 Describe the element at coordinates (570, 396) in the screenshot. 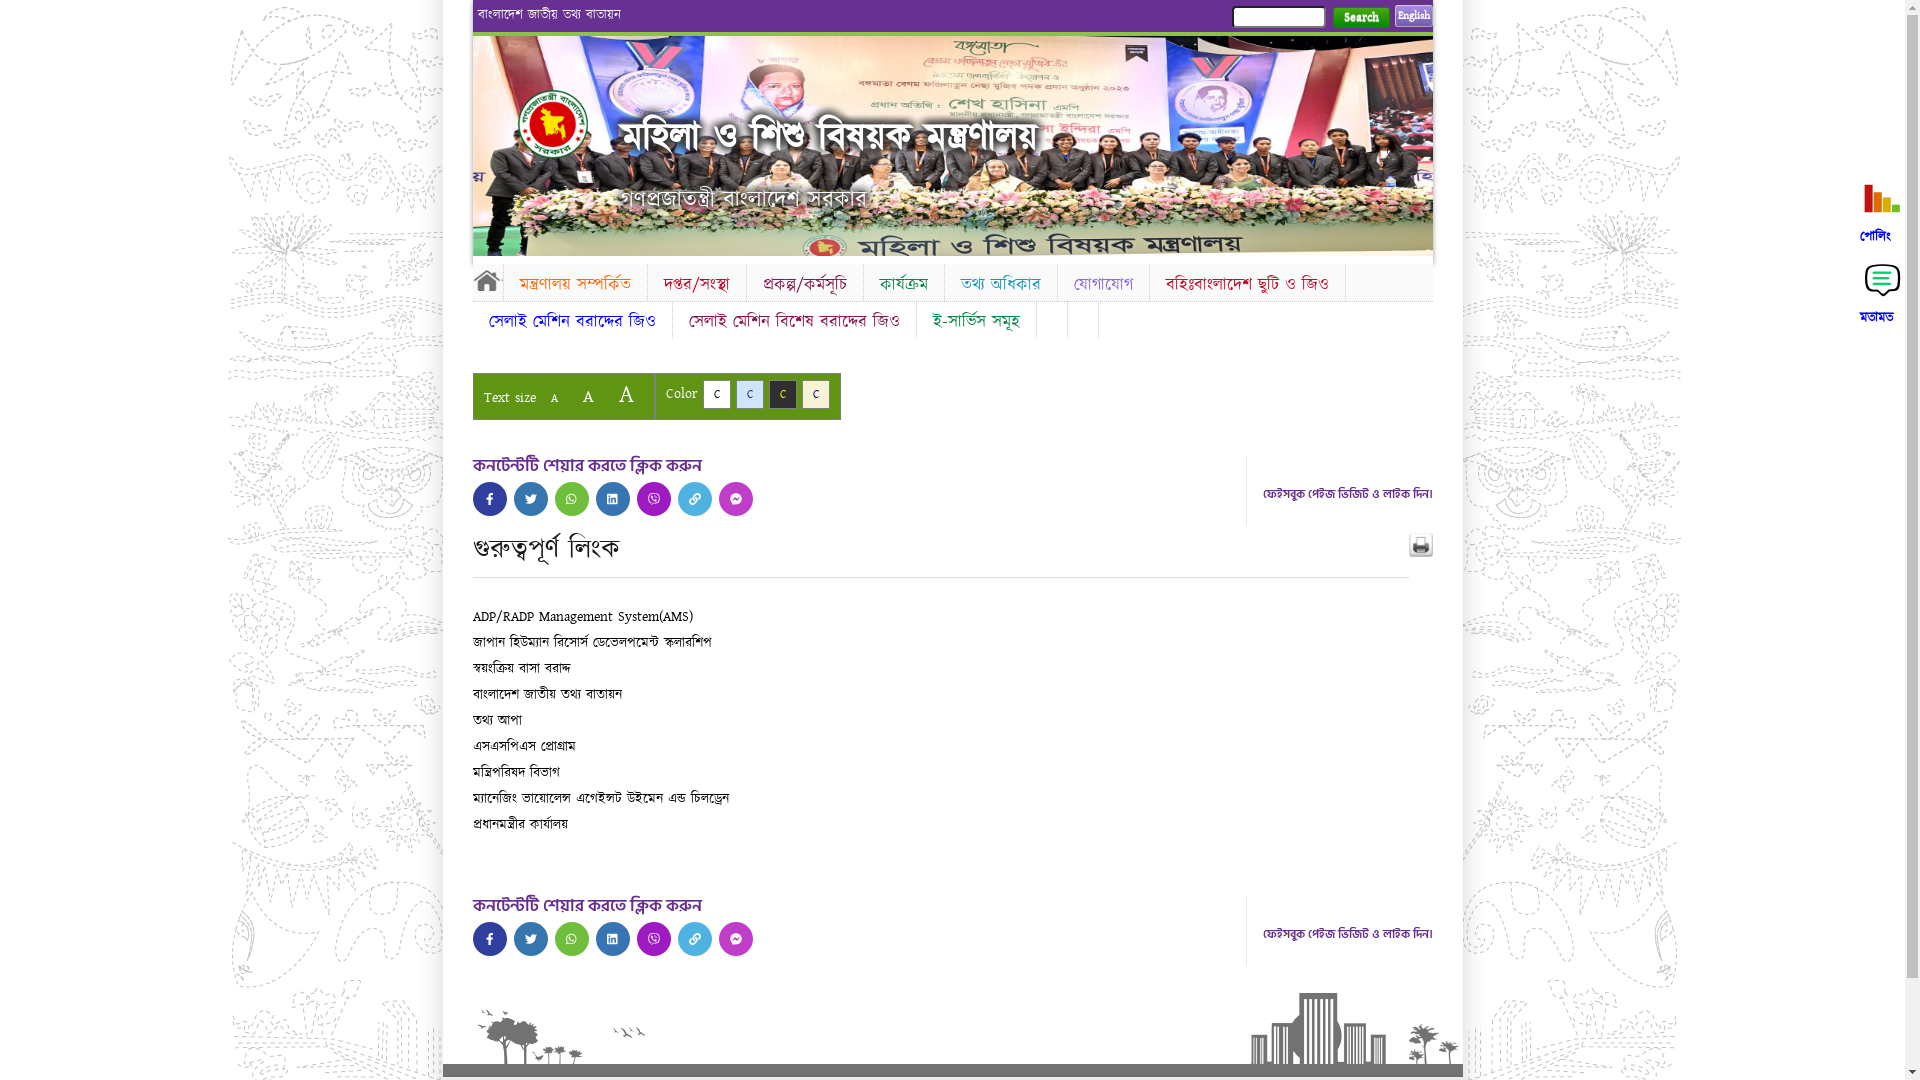

I see `'A'` at that location.